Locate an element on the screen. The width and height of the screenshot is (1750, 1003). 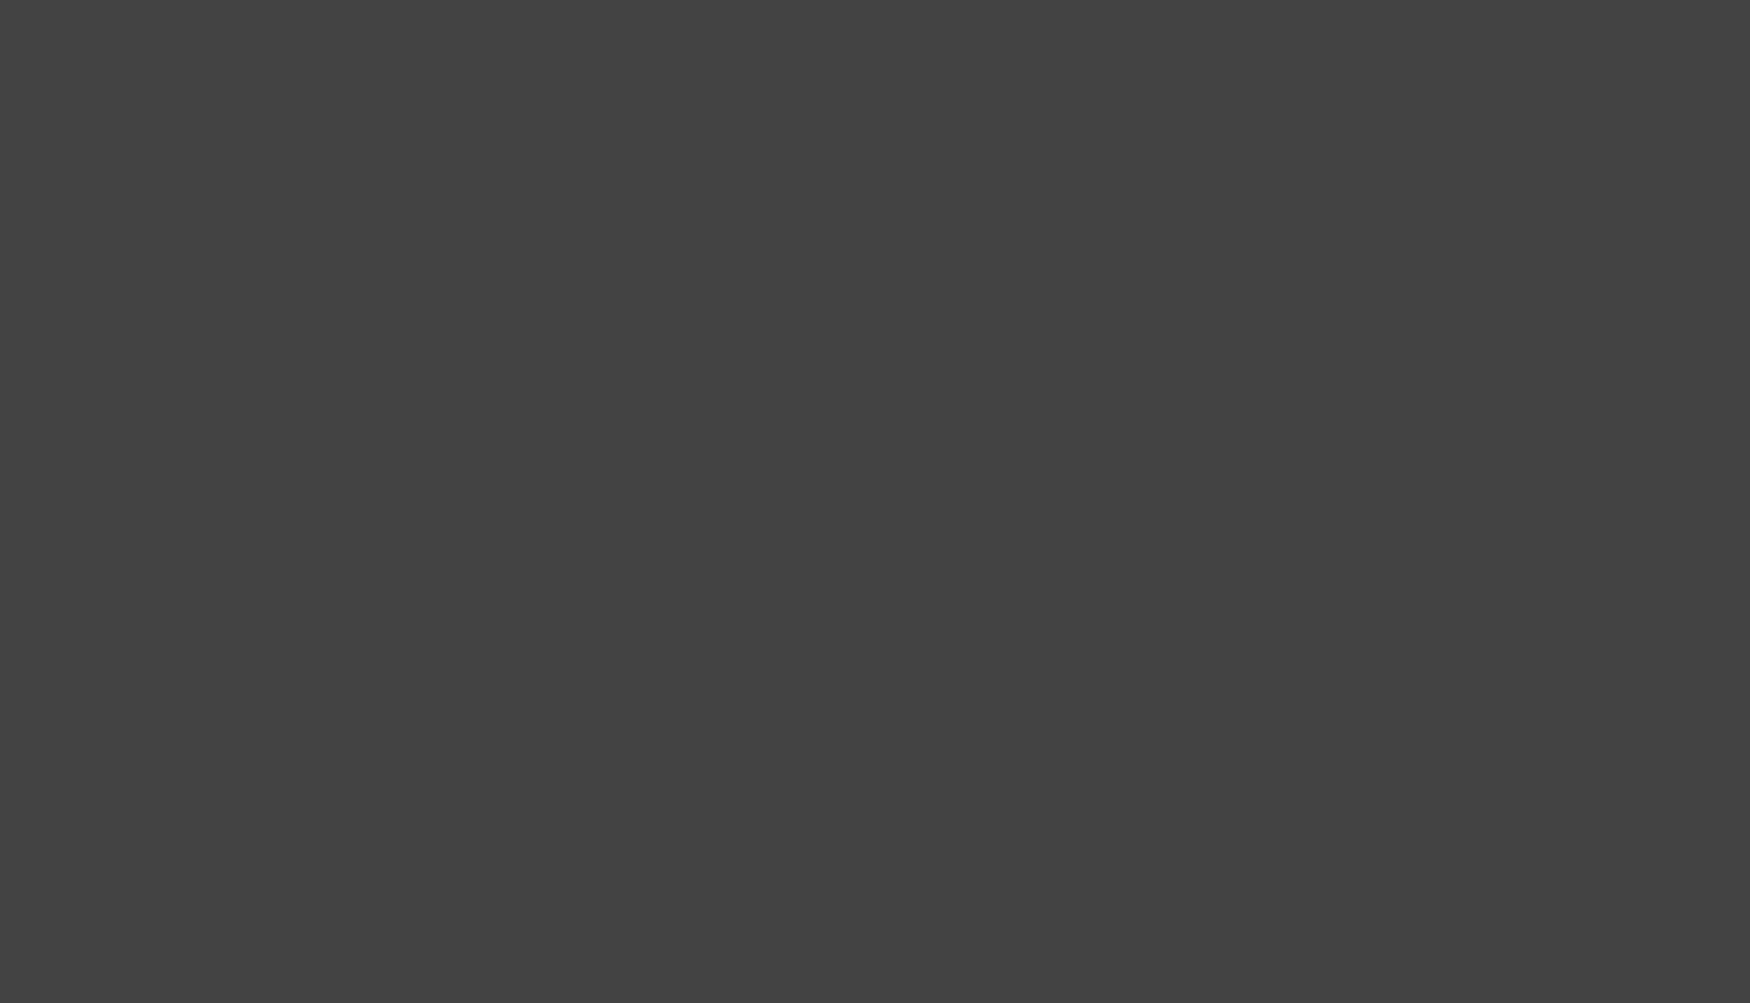
'Crystal Clear COMCIT Frozen Facial' is located at coordinates (484, 920).